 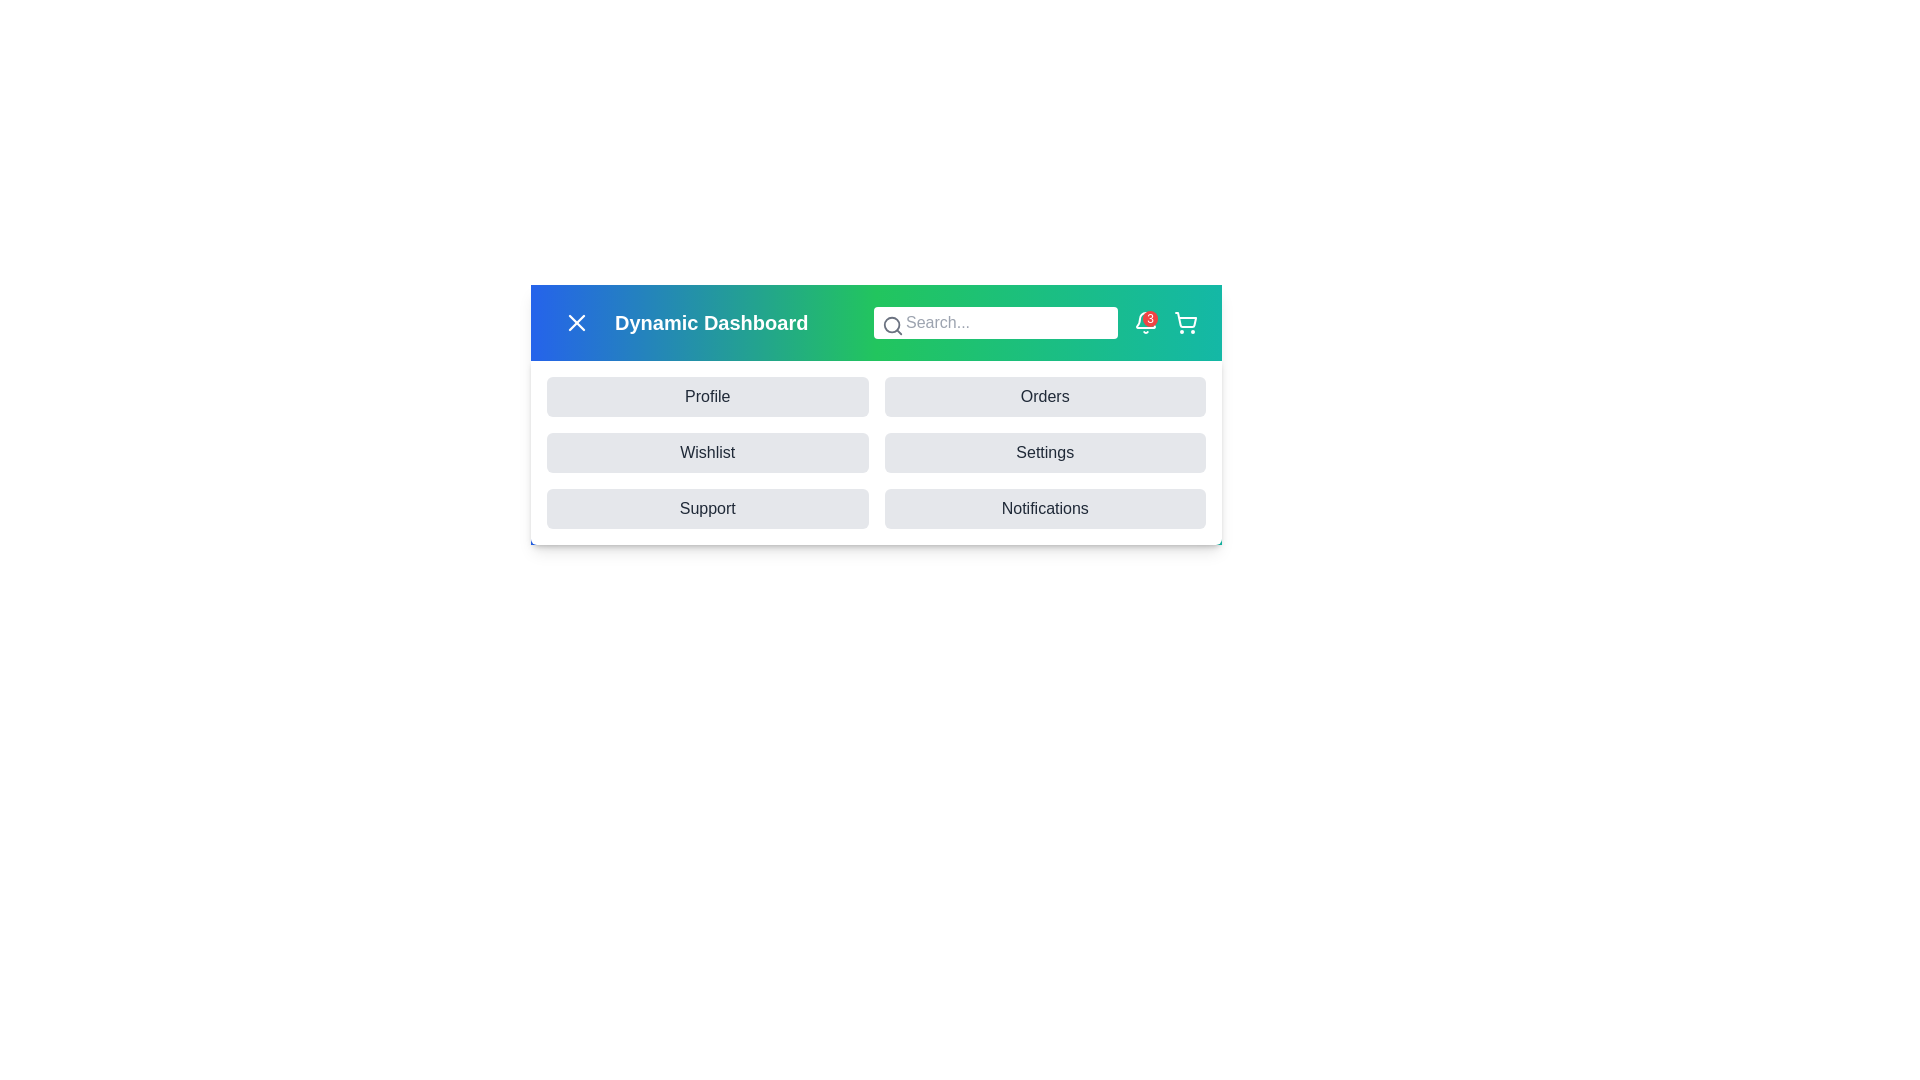 What do you see at coordinates (1146, 322) in the screenshot?
I see `the notification bell icon to view notifications` at bounding box center [1146, 322].